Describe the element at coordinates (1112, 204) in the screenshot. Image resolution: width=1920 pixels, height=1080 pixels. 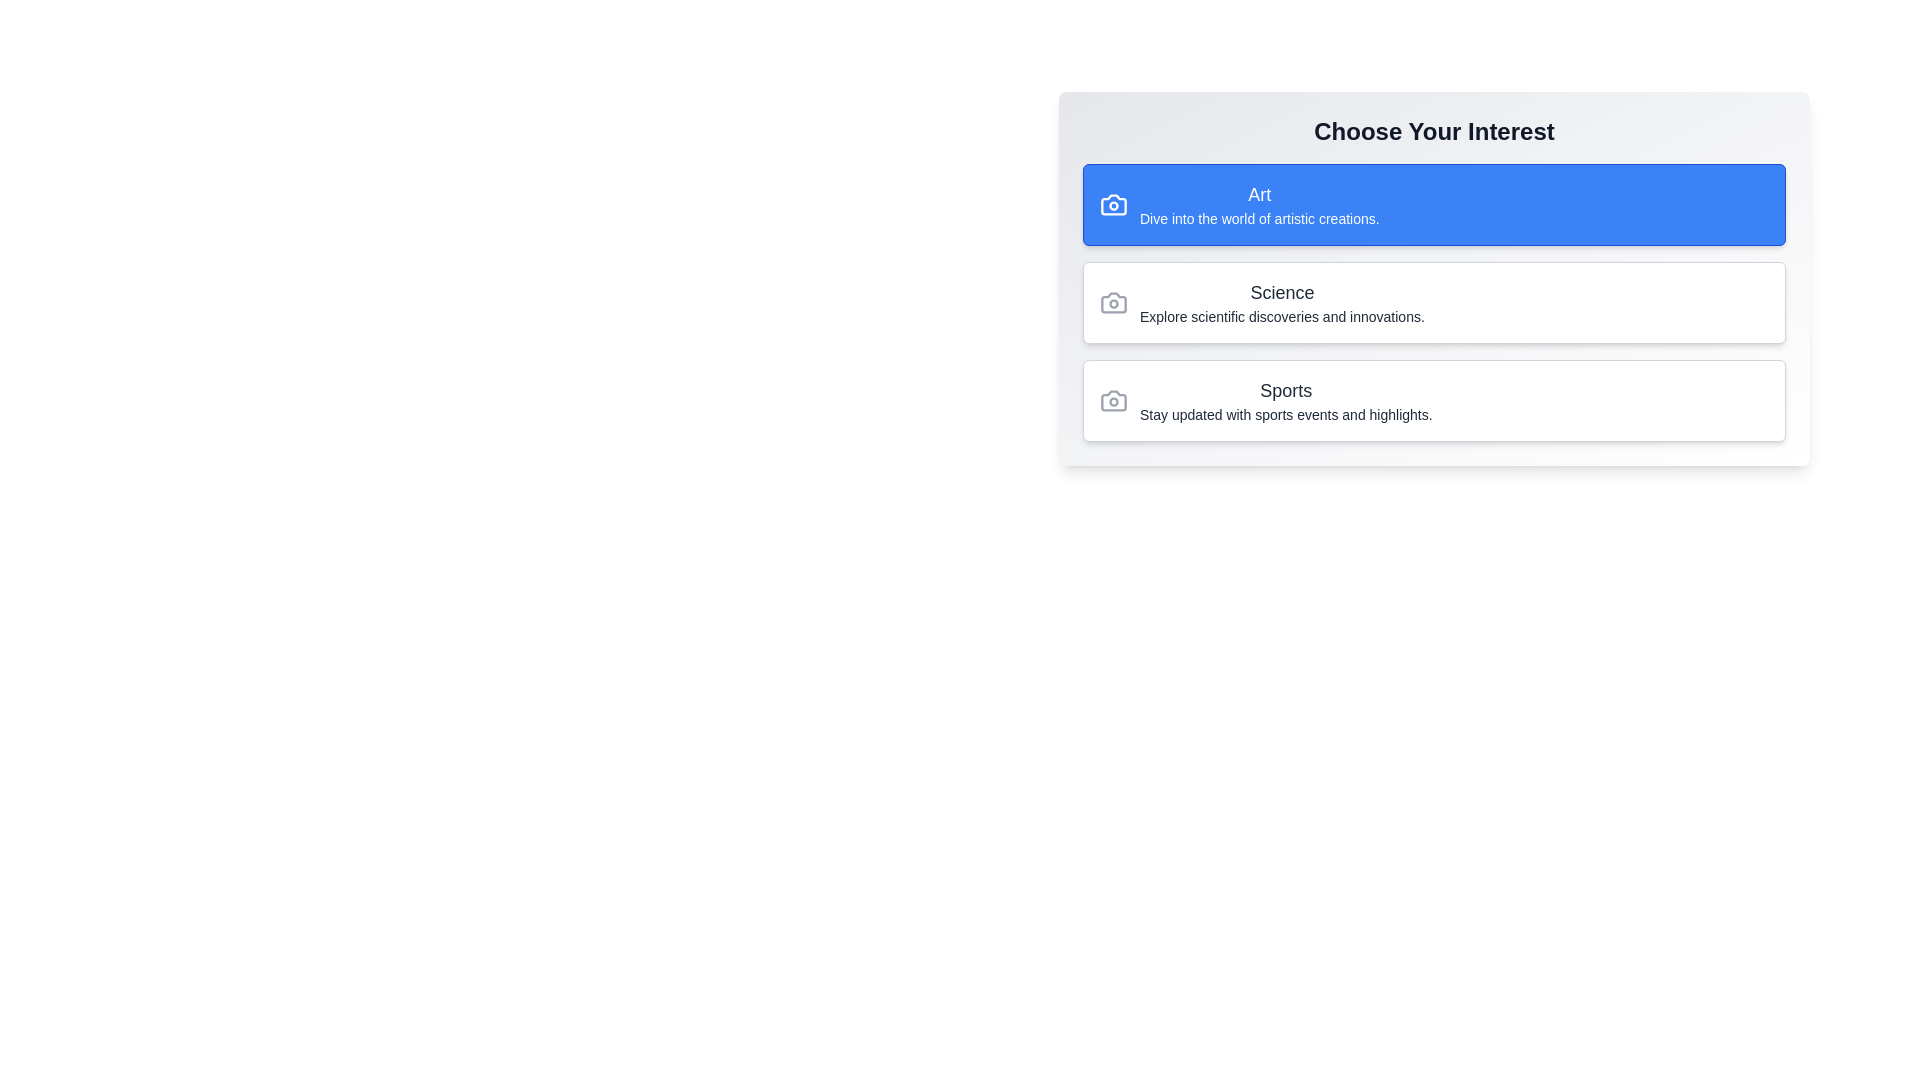
I see `the decorative 'Art' icon (SVG) located on the left side of the top entry in the 'Choose Your Interest' list` at that location.